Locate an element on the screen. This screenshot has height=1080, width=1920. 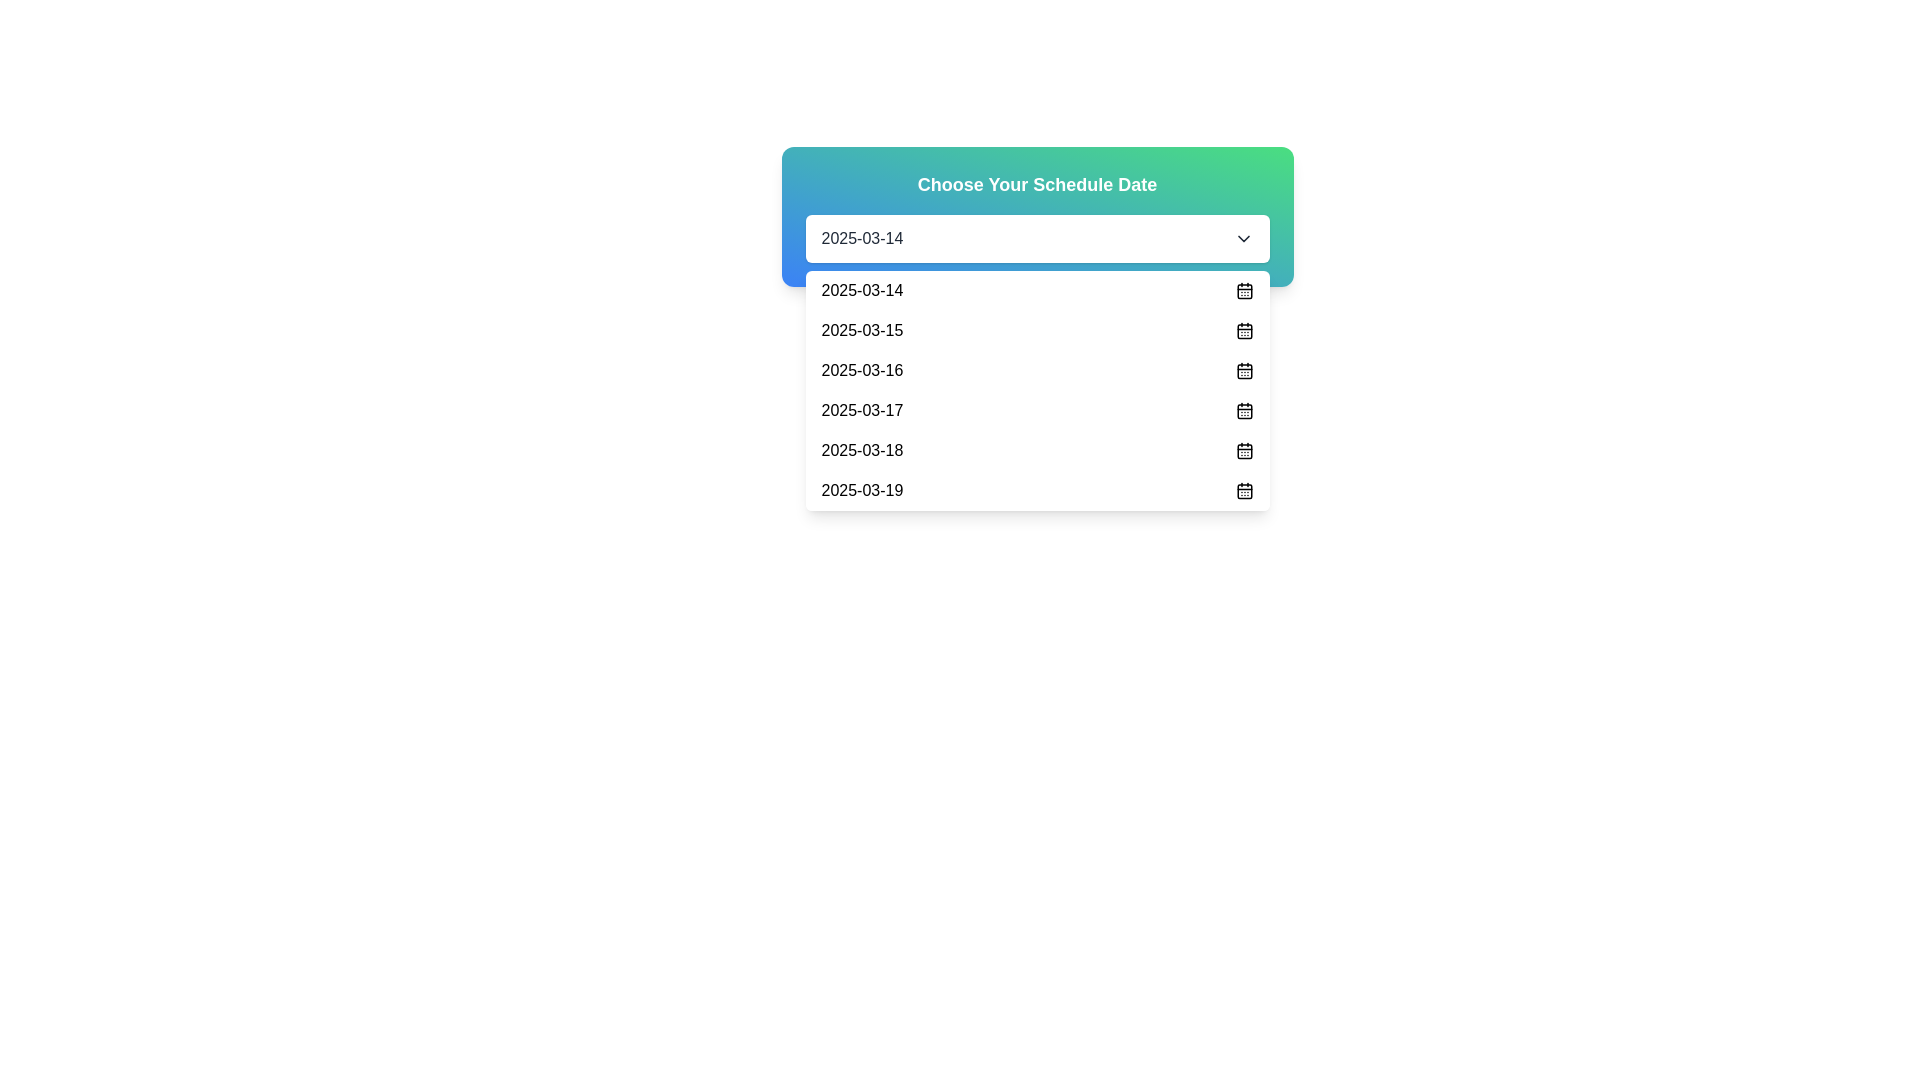
the small calendar-shaped icon located near the right edge of the row displaying '2025-03-15' is located at coordinates (1243, 330).